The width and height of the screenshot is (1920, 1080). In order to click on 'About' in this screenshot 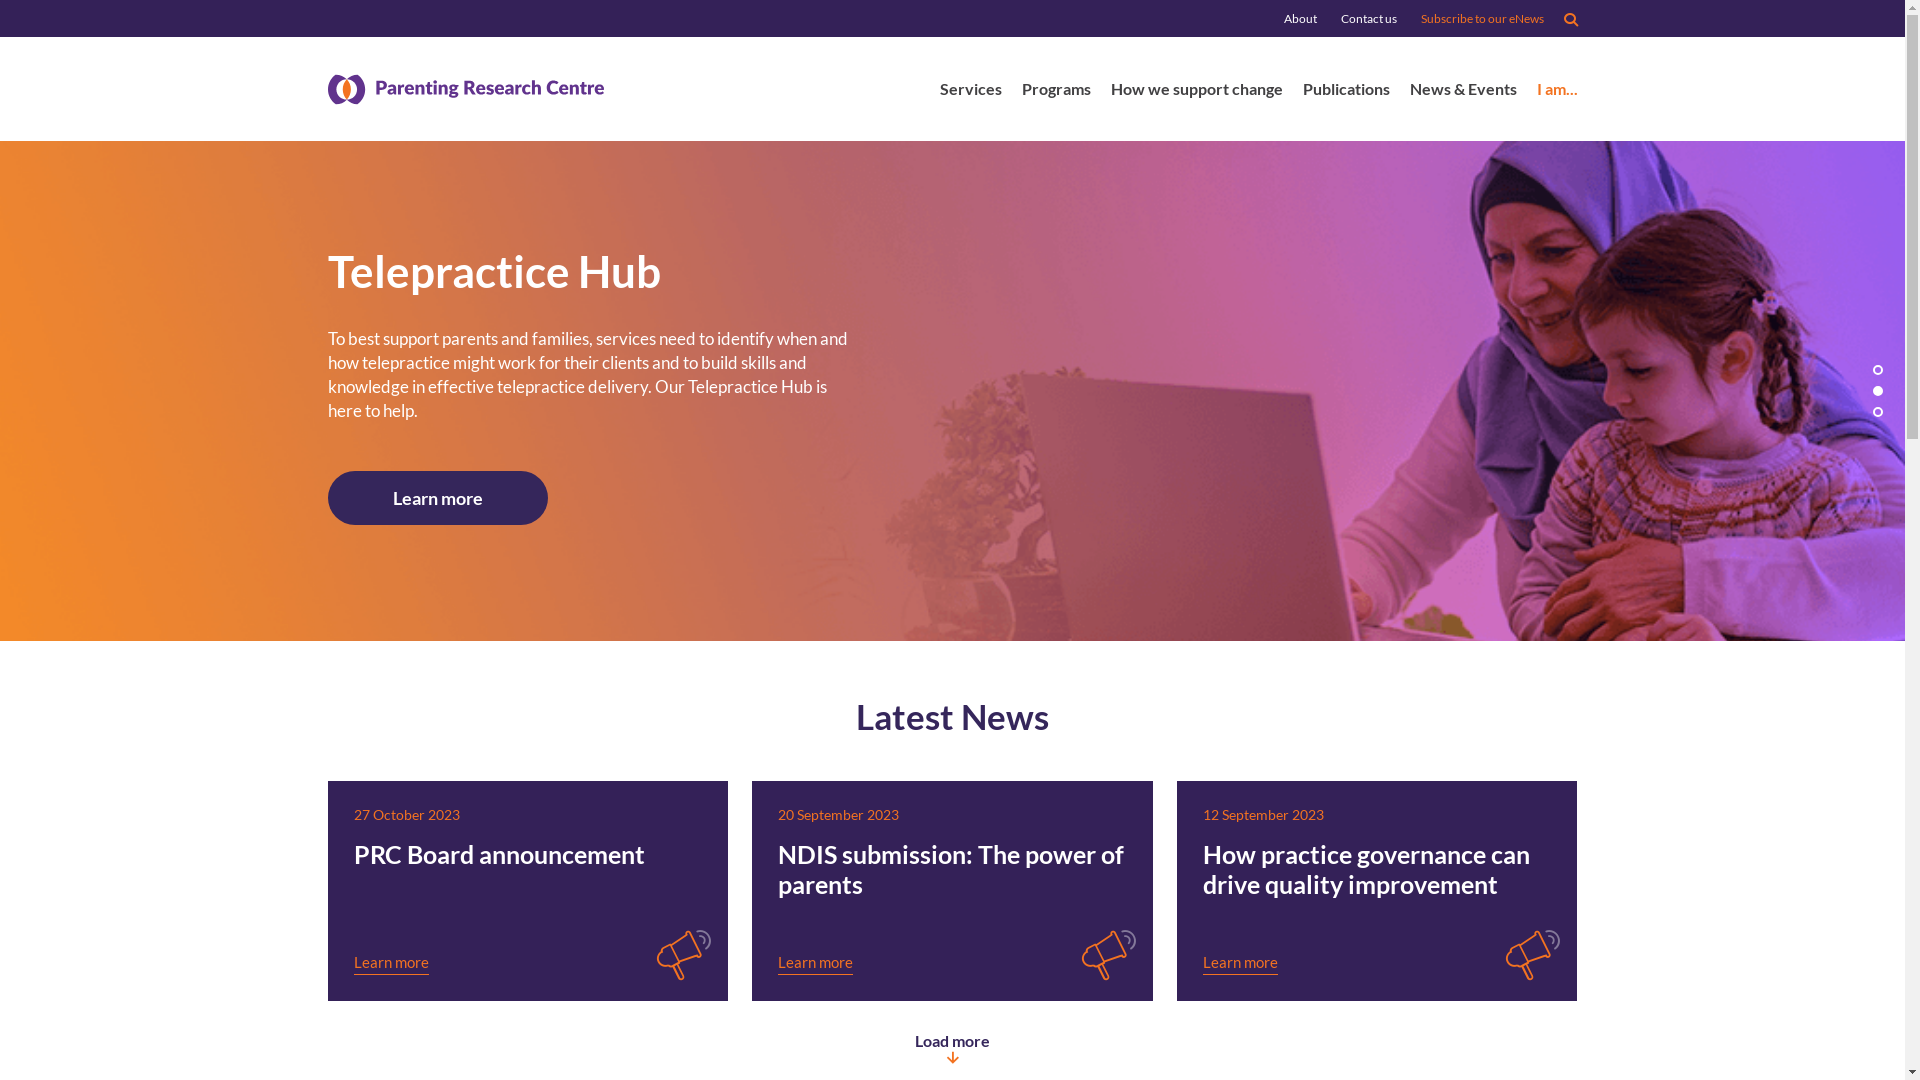, I will do `click(1300, 18)`.